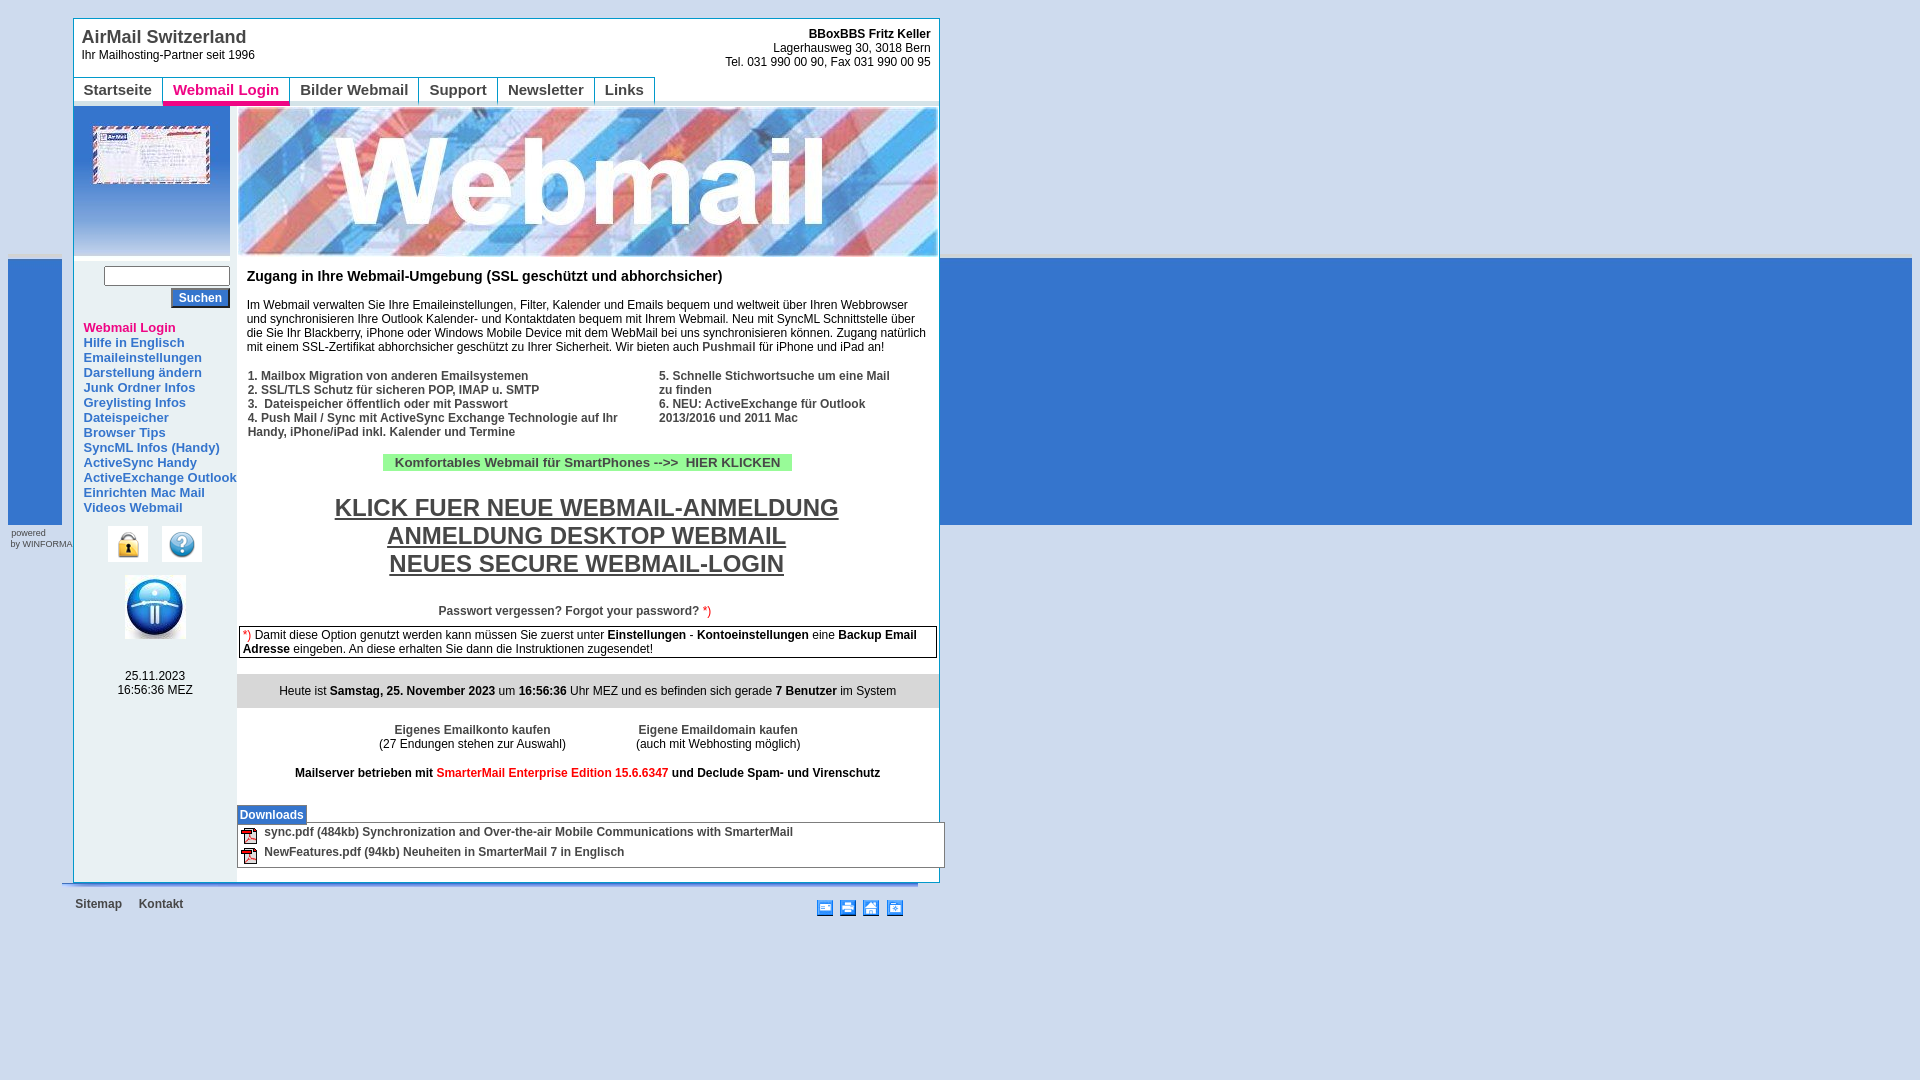 Image resolution: width=1920 pixels, height=1080 pixels. I want to click on 'Pushmail', so click(727, 346).